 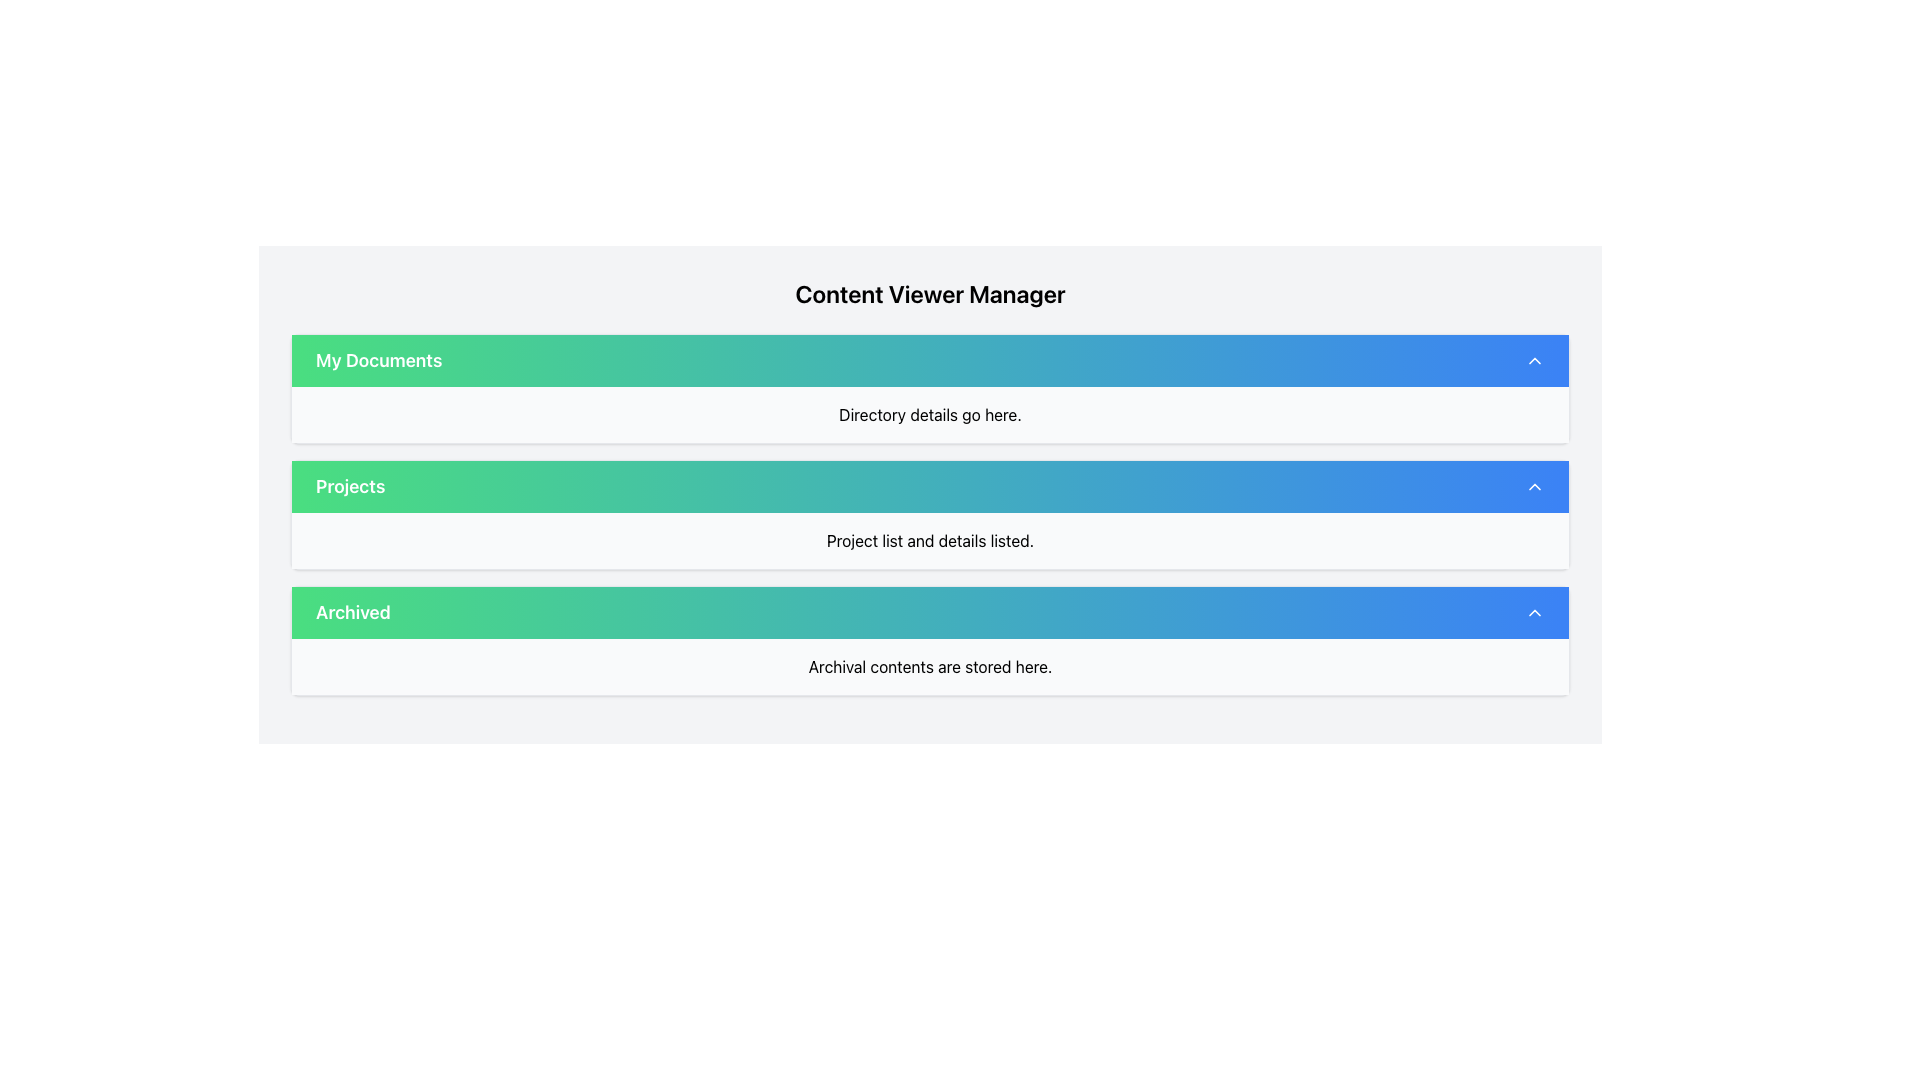 What do you see at coordinates (929, 414) in the screenshot?
I see `the static text label displaying 'Directory details go here.' located in the 'My Documents' section with a gradient background` at bounding box center [929, 414].